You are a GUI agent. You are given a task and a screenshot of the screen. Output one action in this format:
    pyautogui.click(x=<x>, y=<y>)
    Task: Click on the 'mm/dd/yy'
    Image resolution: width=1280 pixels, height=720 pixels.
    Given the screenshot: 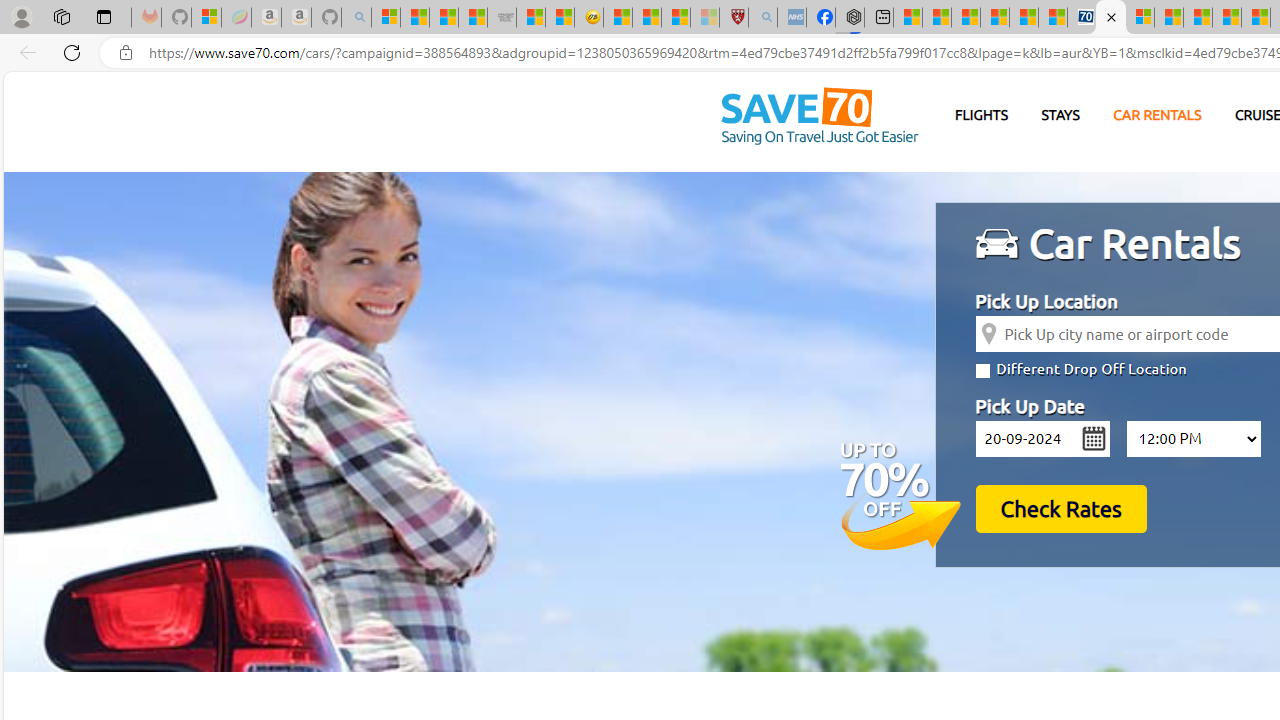 What is the action you would take?
    pyautogui.click(x=1041, y=437)
    